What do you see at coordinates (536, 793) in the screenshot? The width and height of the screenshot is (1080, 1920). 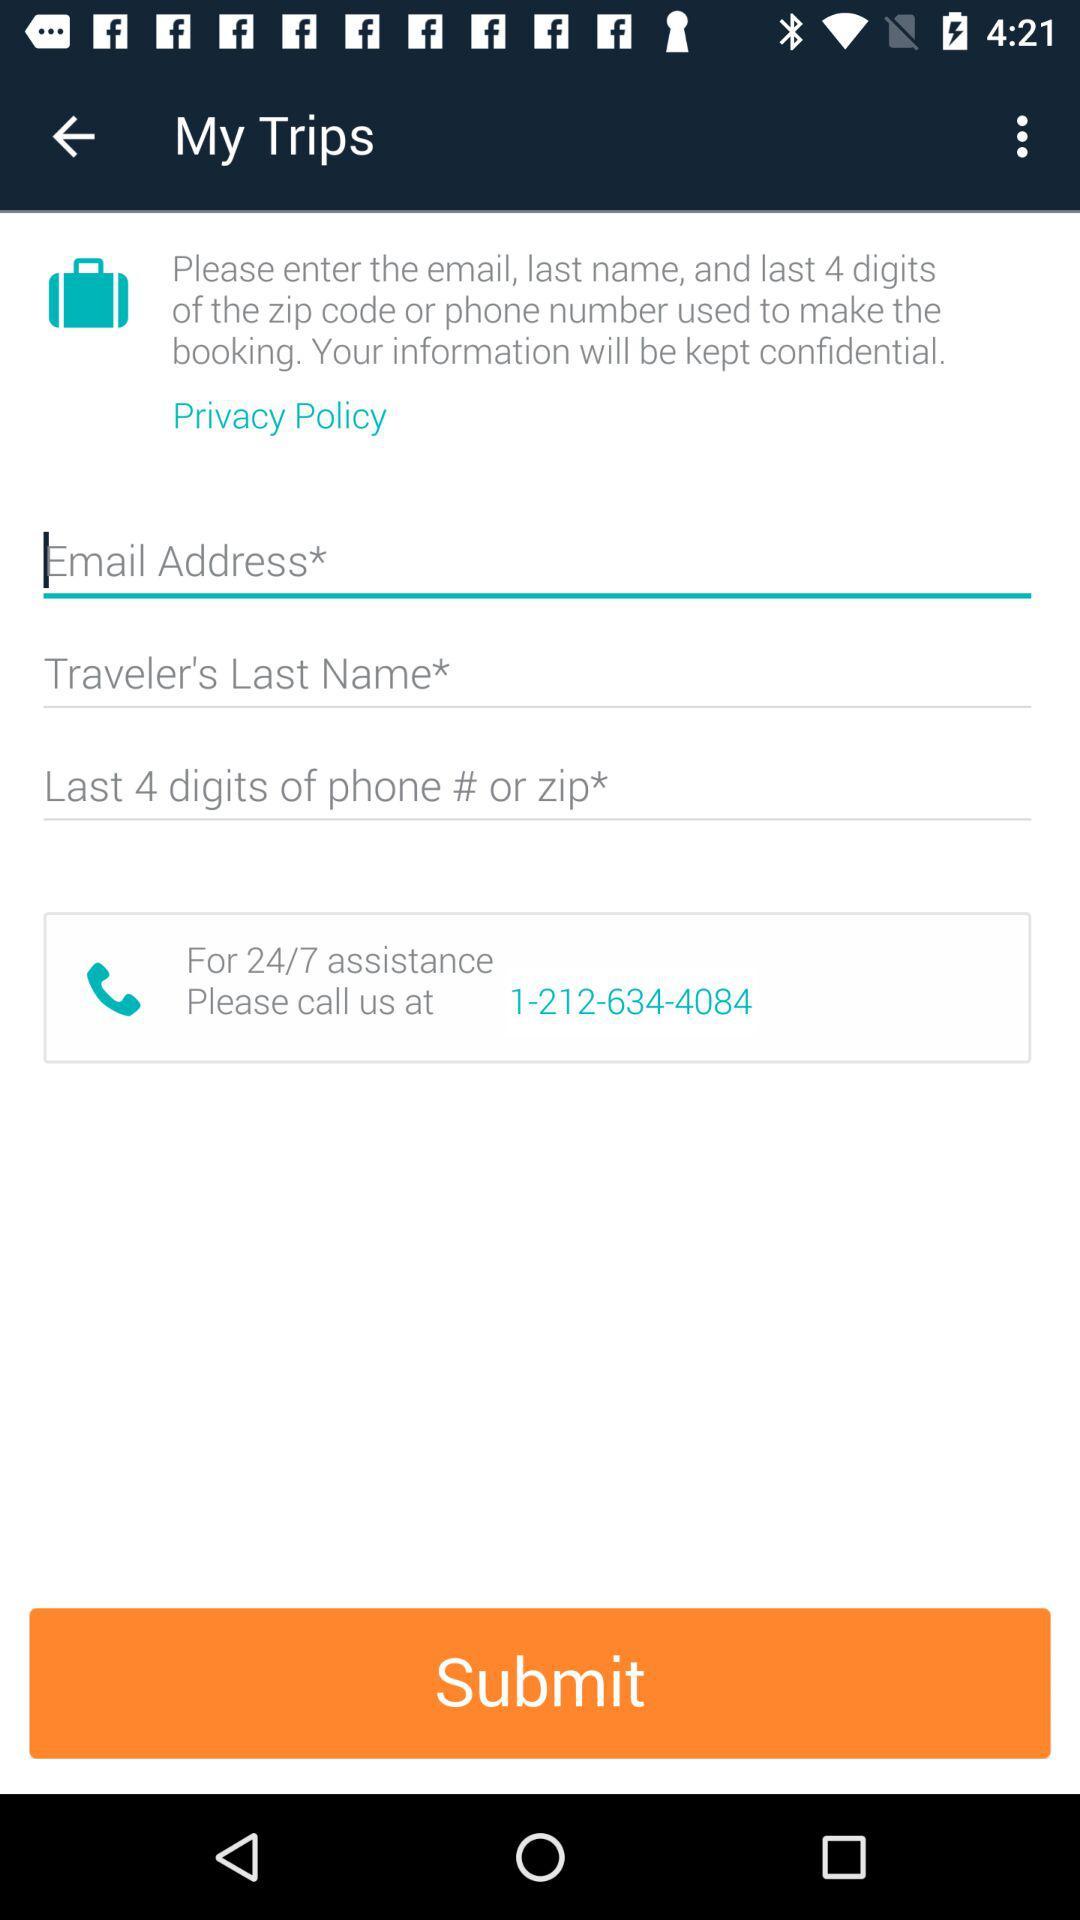 I see `information box` at bounding box center [536, 793].